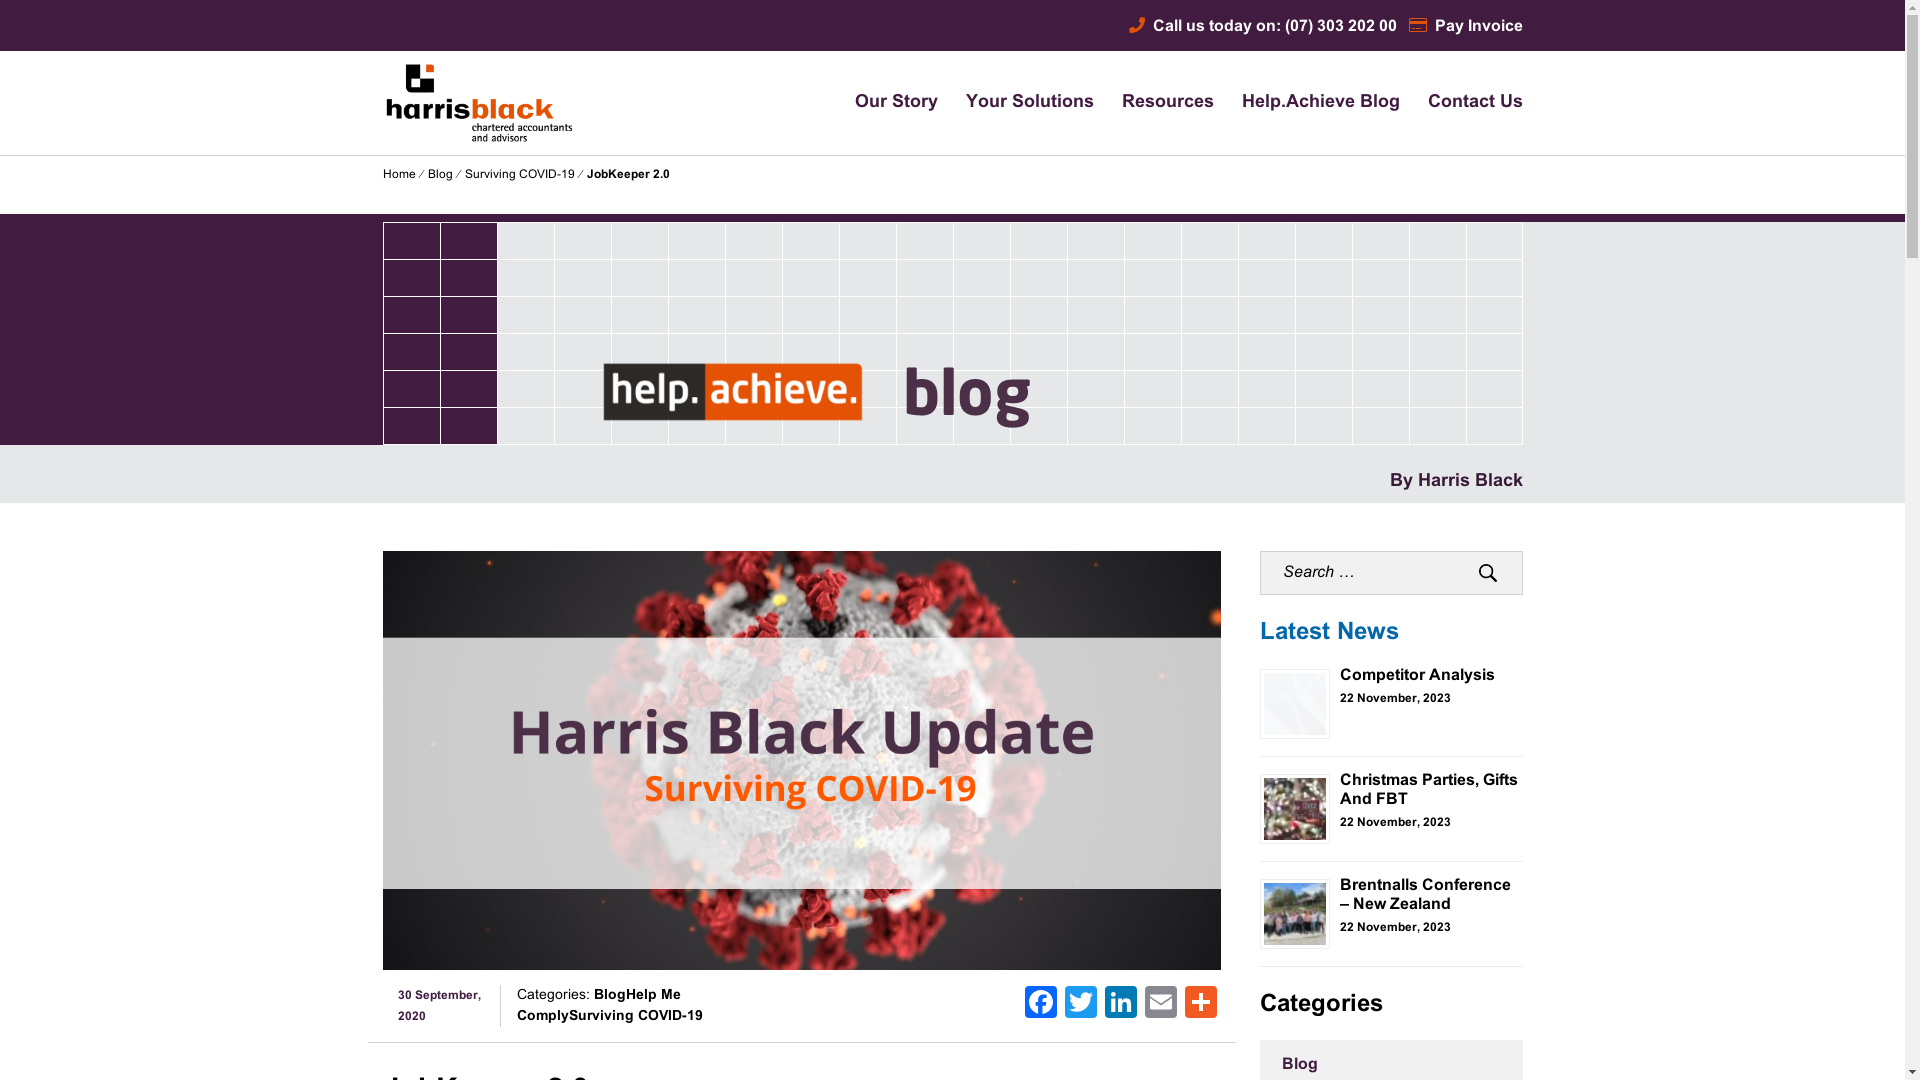  What do you see at coordinates (1475, 103) in the screenshot?
I see `'Contact Us'` at bounding box center [1475, 103].